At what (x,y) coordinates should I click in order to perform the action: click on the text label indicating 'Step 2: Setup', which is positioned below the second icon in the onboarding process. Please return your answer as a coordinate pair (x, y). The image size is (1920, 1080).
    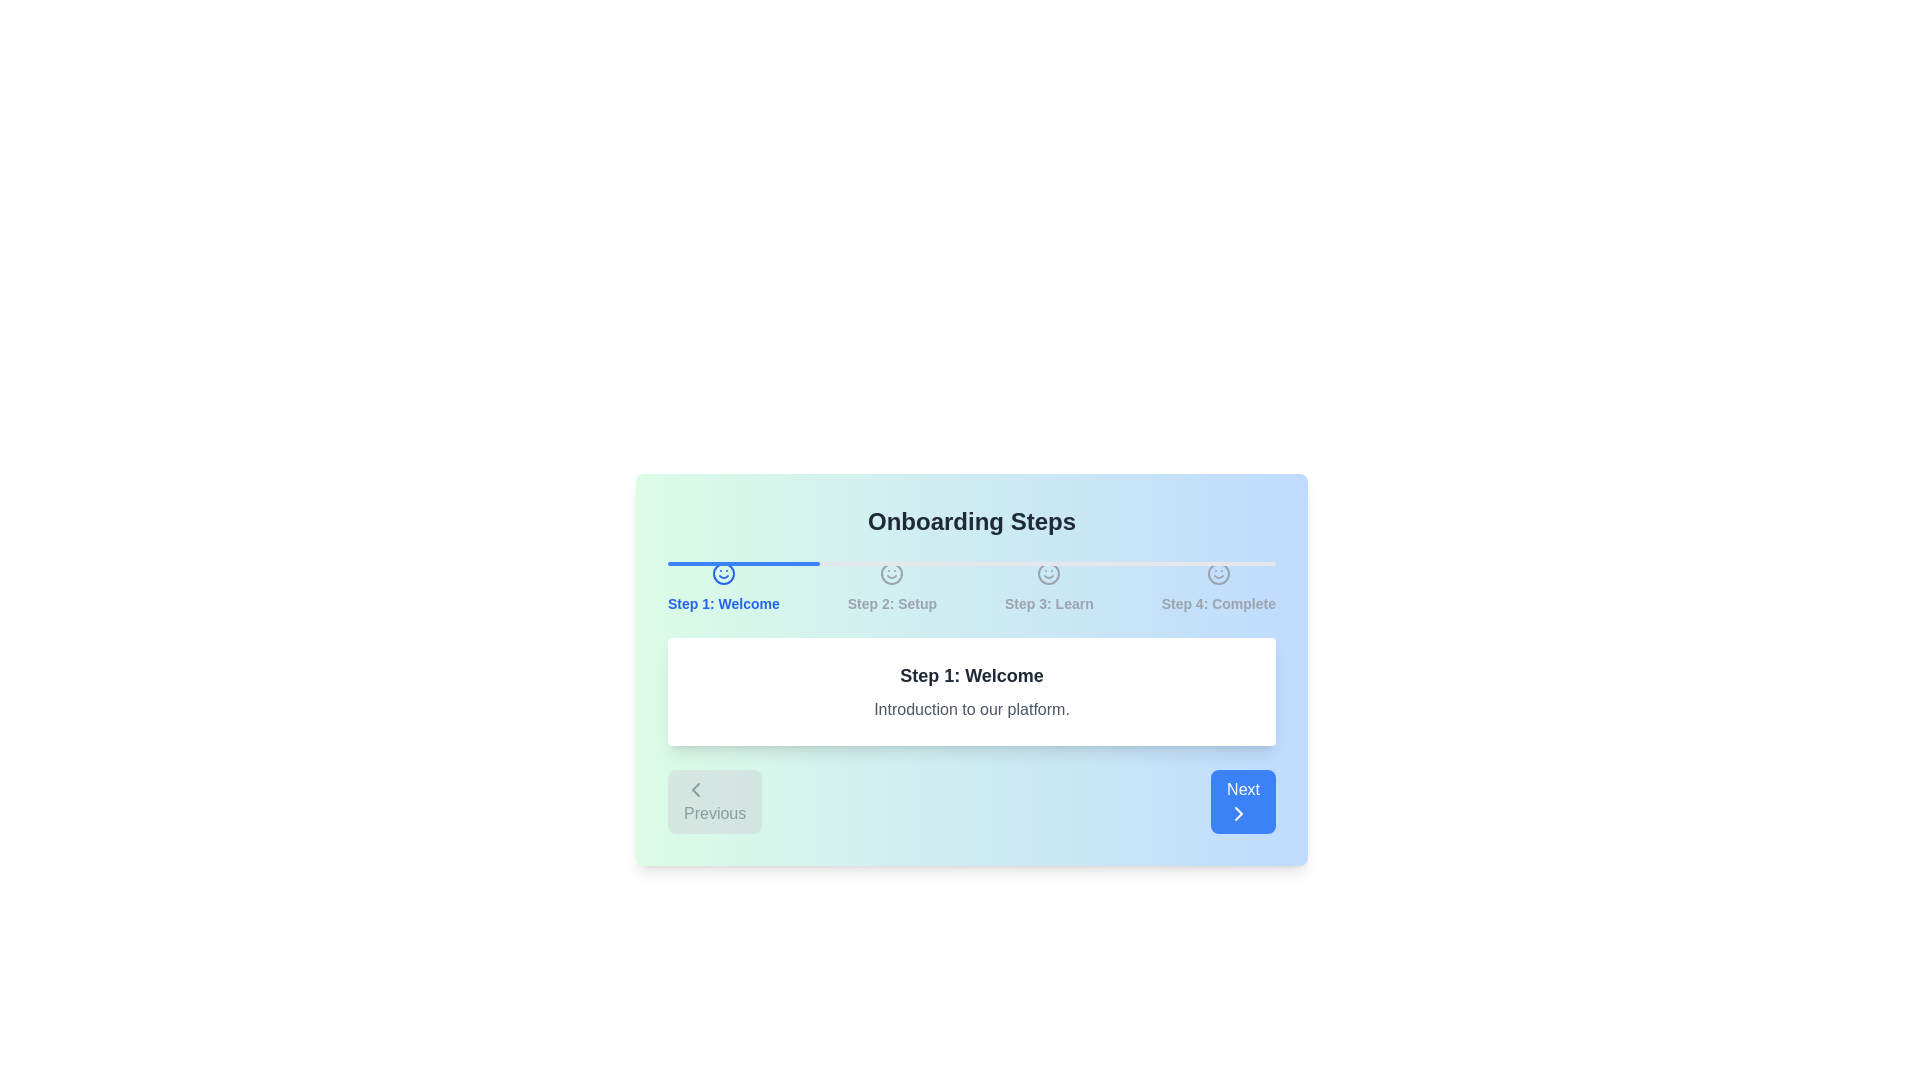
    Looking at the image, I should click on (891, 603).